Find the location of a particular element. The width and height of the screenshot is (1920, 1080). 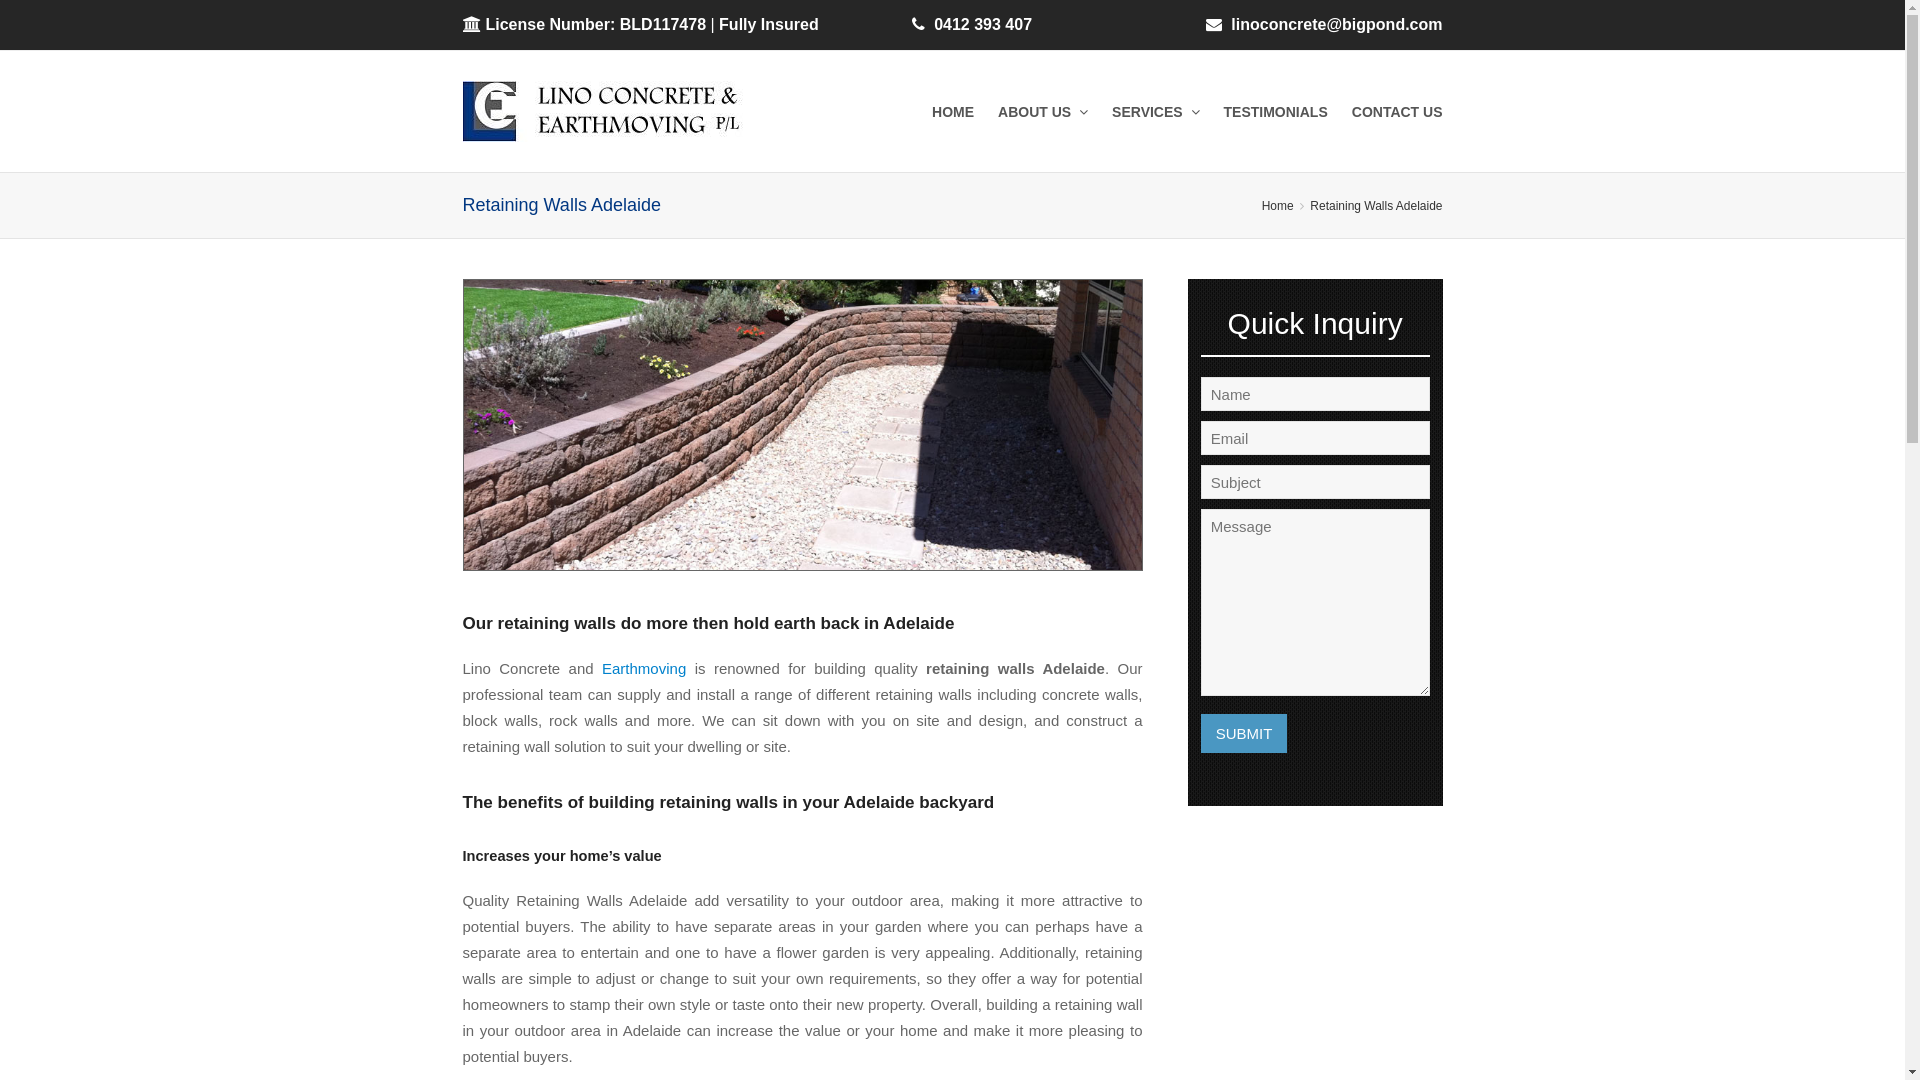

'CONTACT US' is located at coordinates (1396, 111).